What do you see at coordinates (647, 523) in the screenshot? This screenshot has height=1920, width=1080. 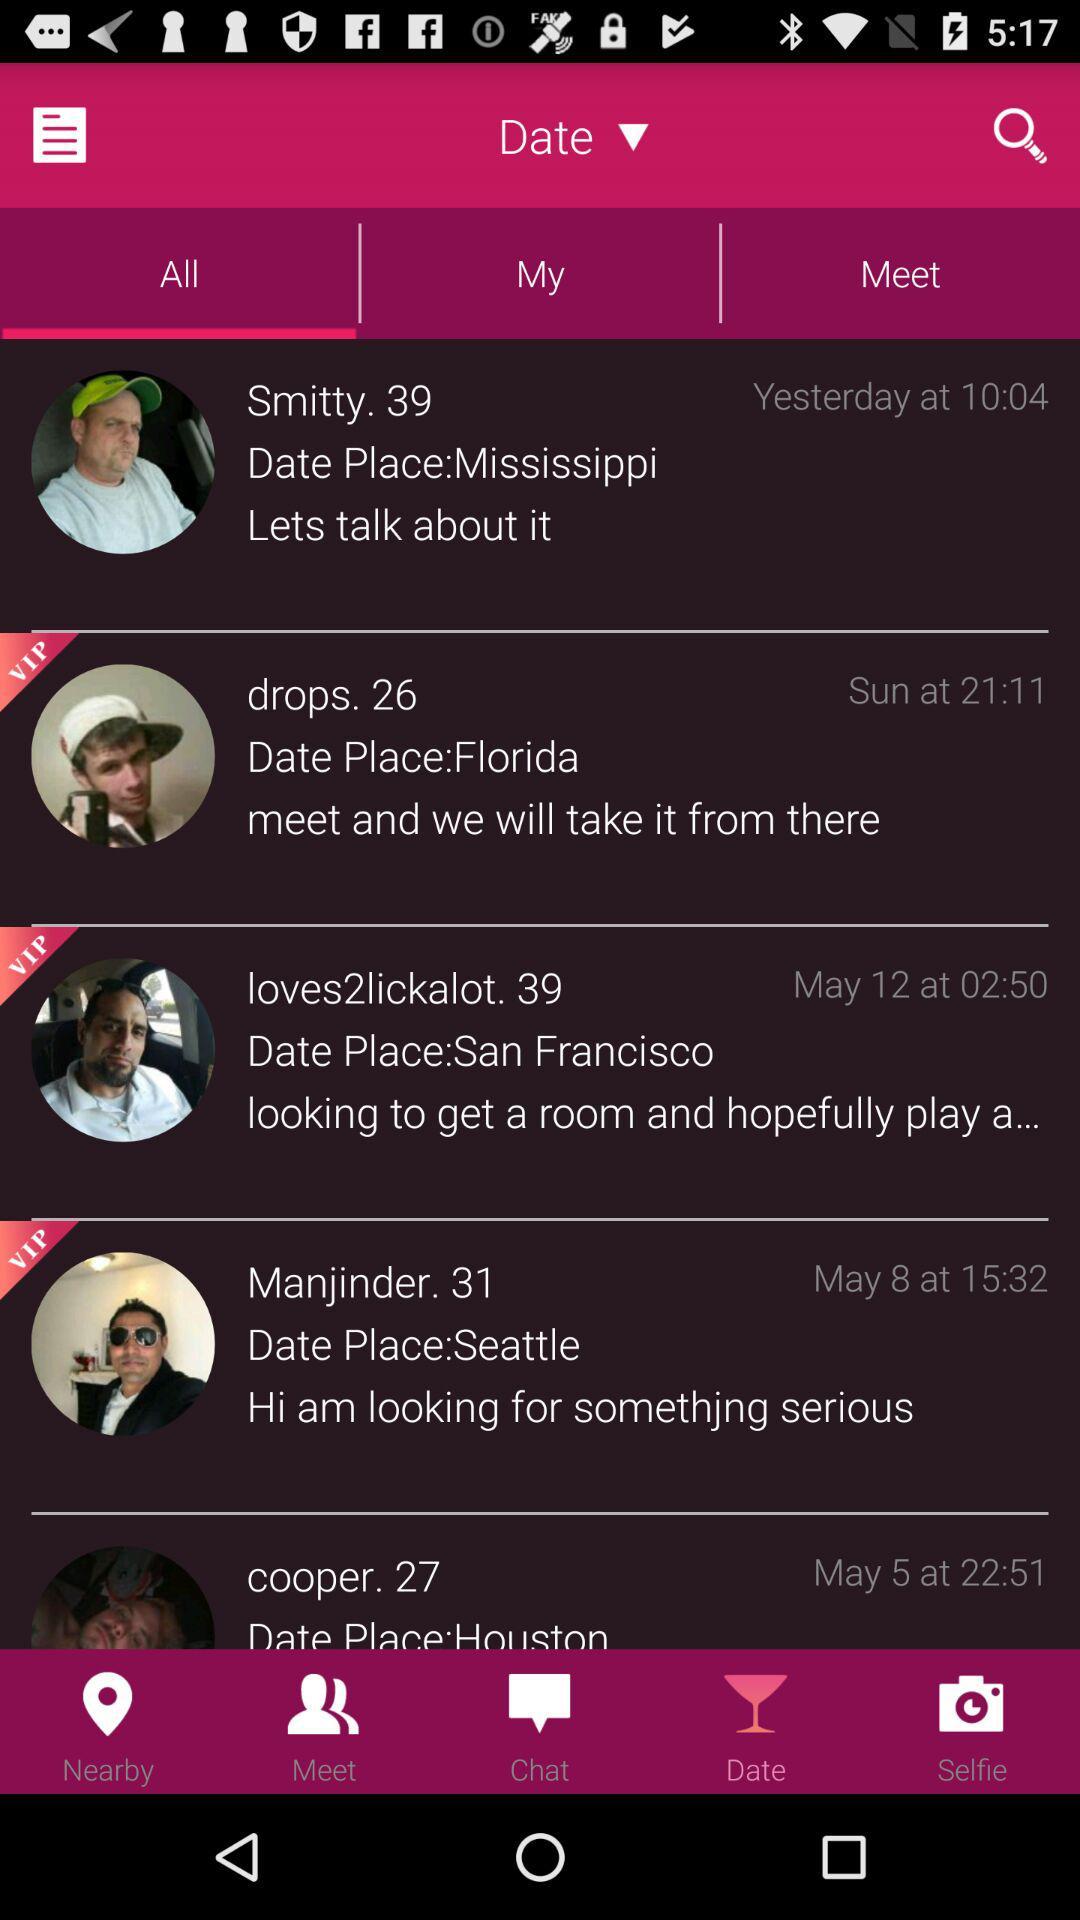 I see `lets talk about app` at bounding box center [647, 523].